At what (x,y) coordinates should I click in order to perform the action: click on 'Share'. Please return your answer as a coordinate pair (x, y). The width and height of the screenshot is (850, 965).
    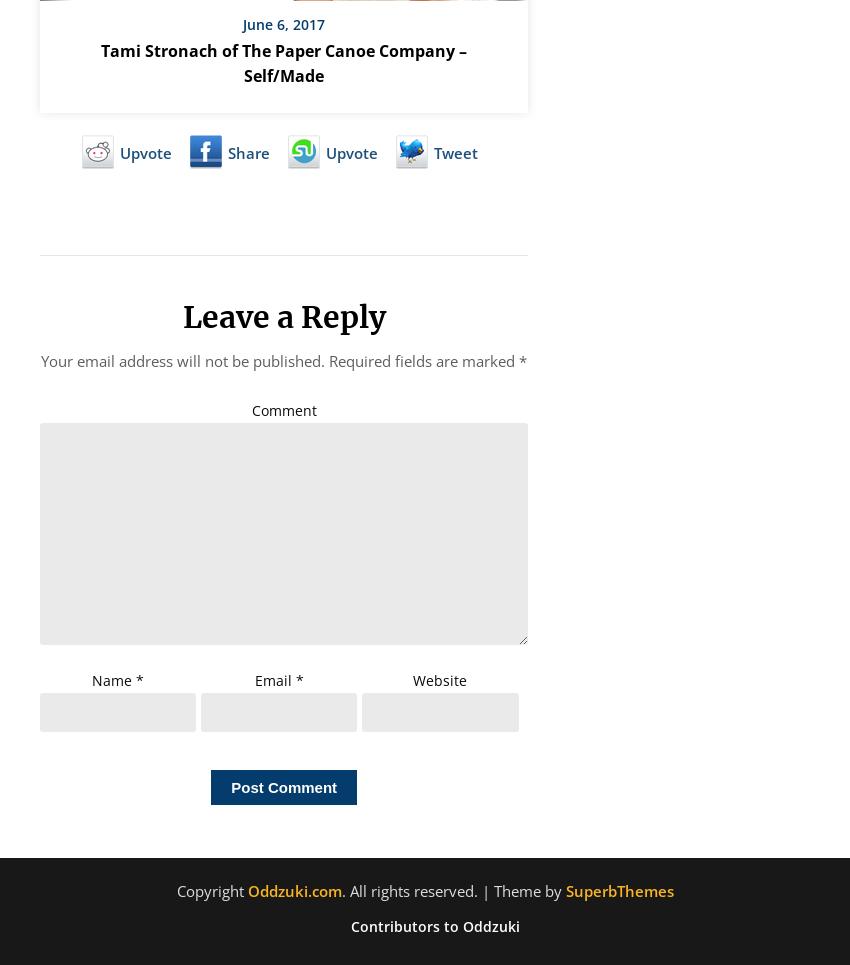
    Looking at the image, I should click on (248, 151).